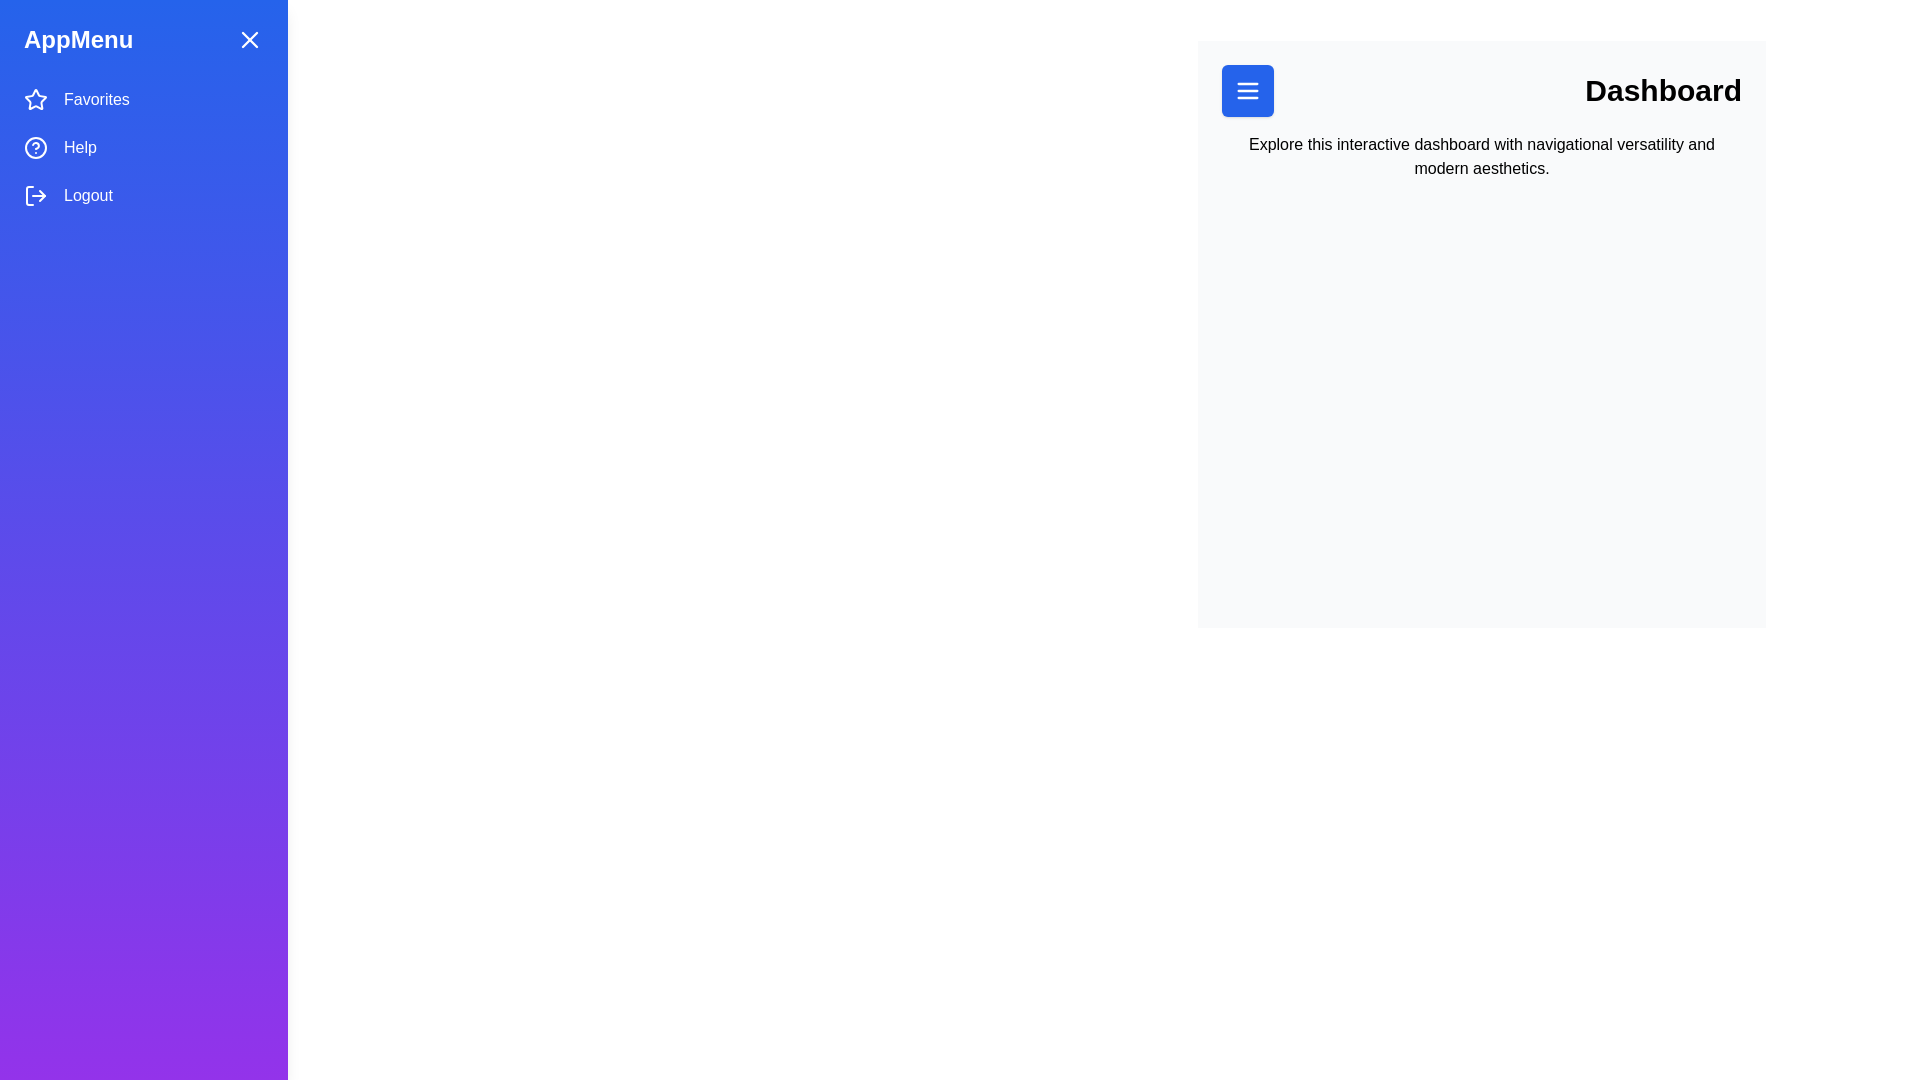 The height and width of the screenshot is (1080, 1920). Describe the element at coordinates (35, 196) in the screenshot. I see `the logout icon, which is a thin, modern arrow pointing right exiting from a bracket, located adjacent to the 'Logout' text in the left vertical navigation menu` at that location.